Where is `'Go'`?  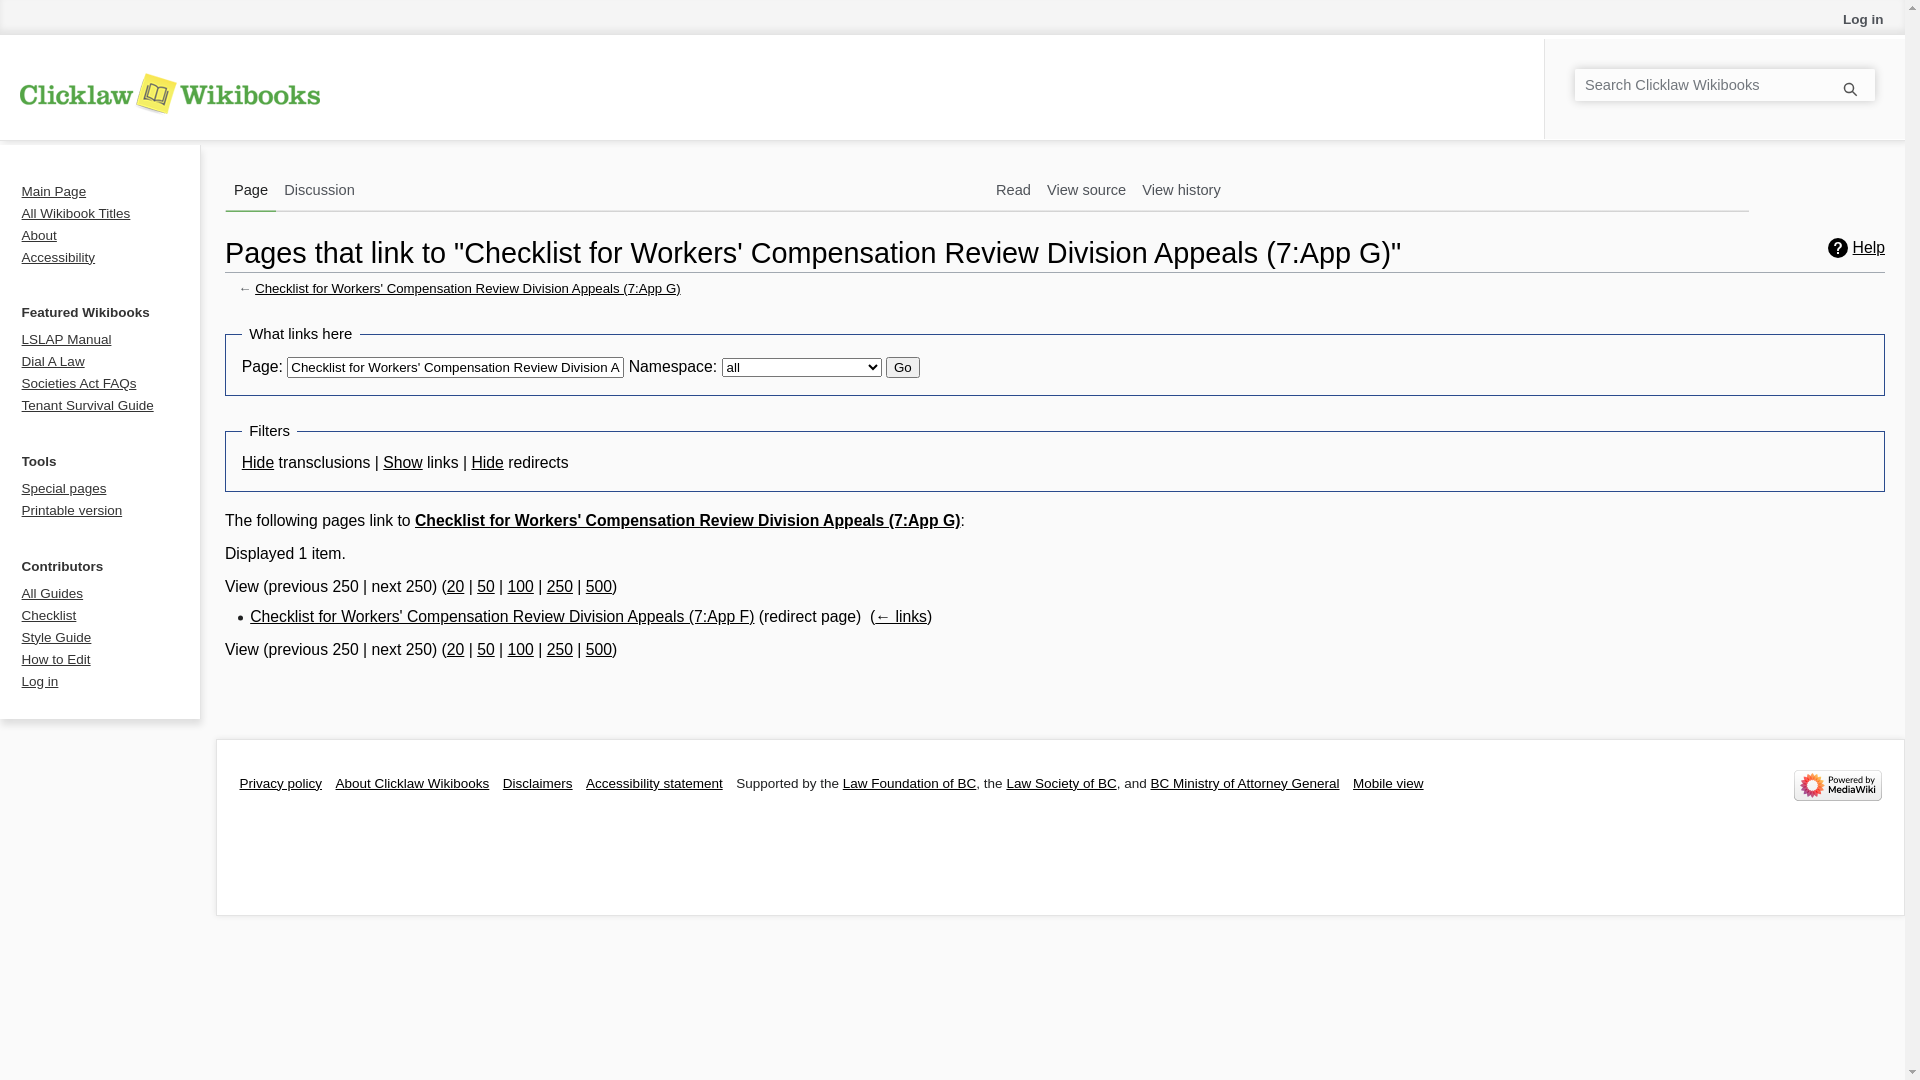
'Go' is located at coordinates (885, 367).